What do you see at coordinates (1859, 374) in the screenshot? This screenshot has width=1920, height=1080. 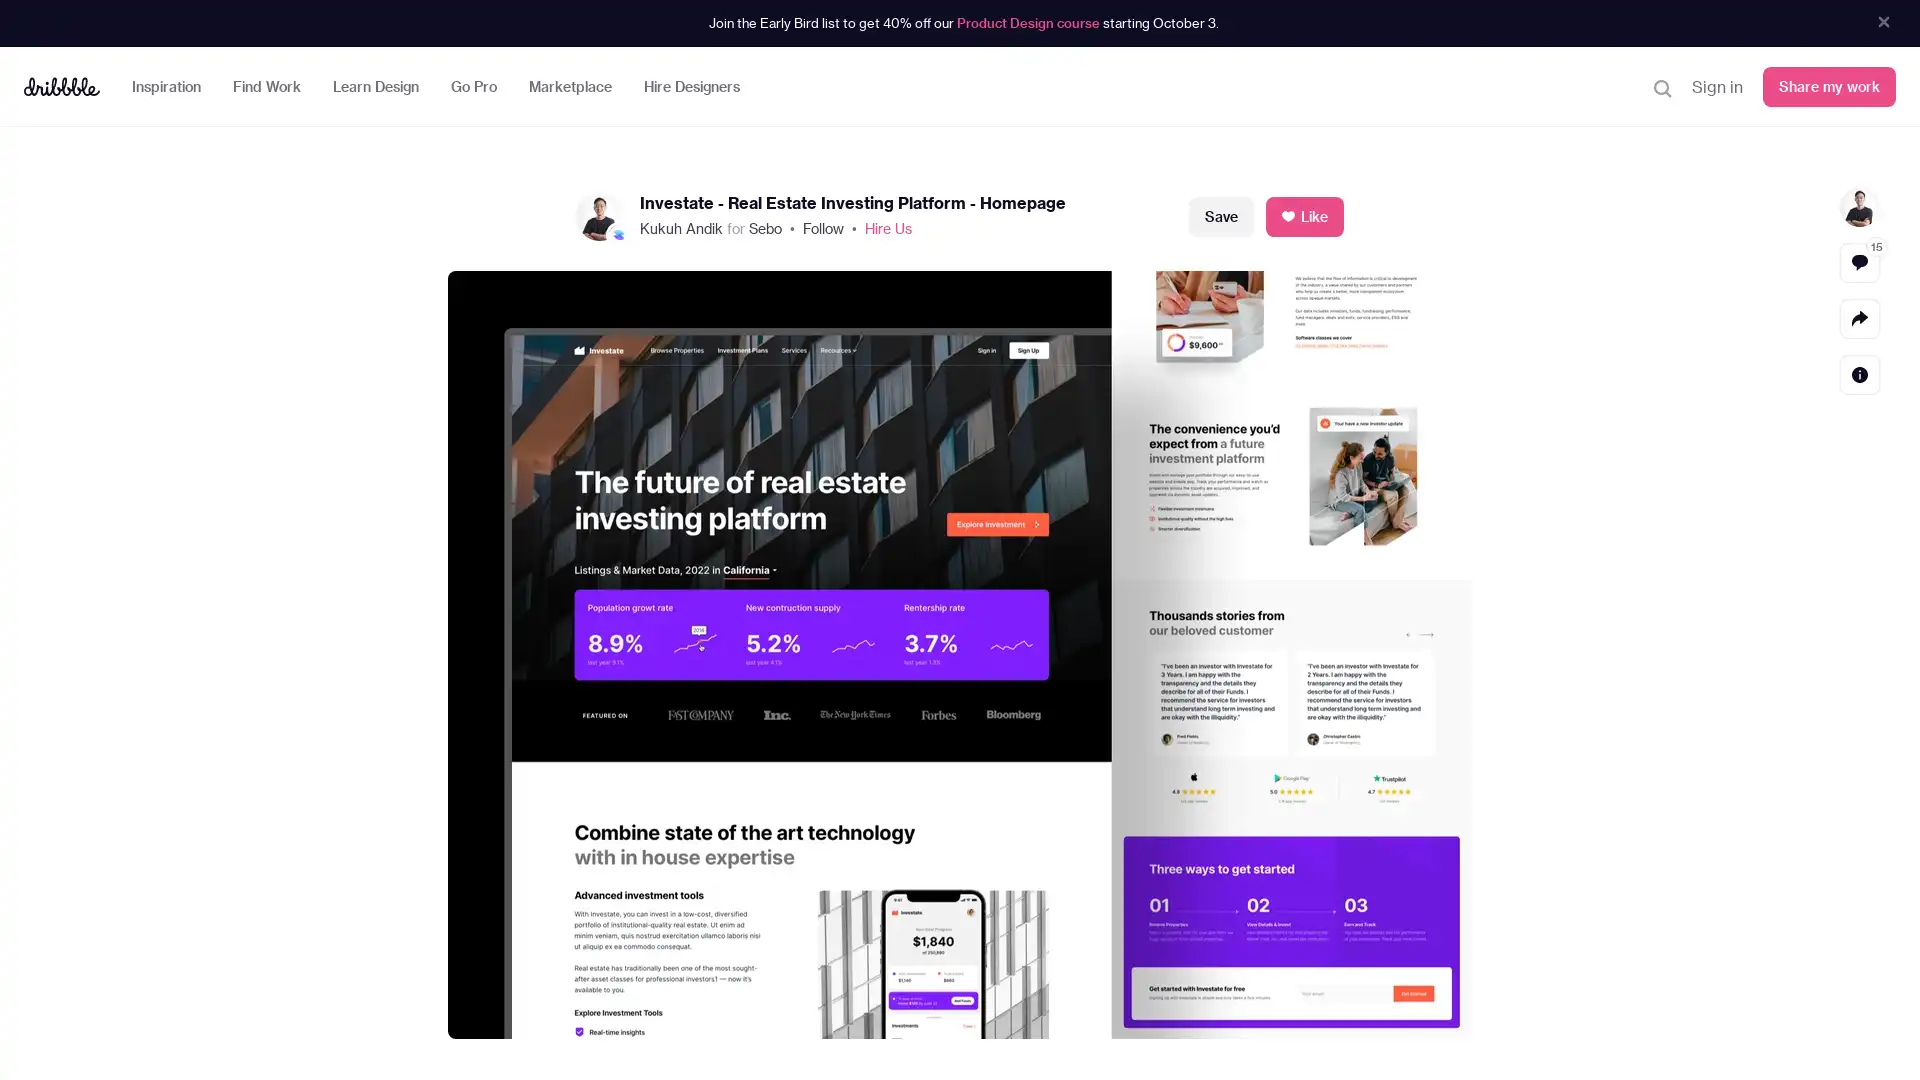 I see `Detail actions` at bounding box center [1859, 374].